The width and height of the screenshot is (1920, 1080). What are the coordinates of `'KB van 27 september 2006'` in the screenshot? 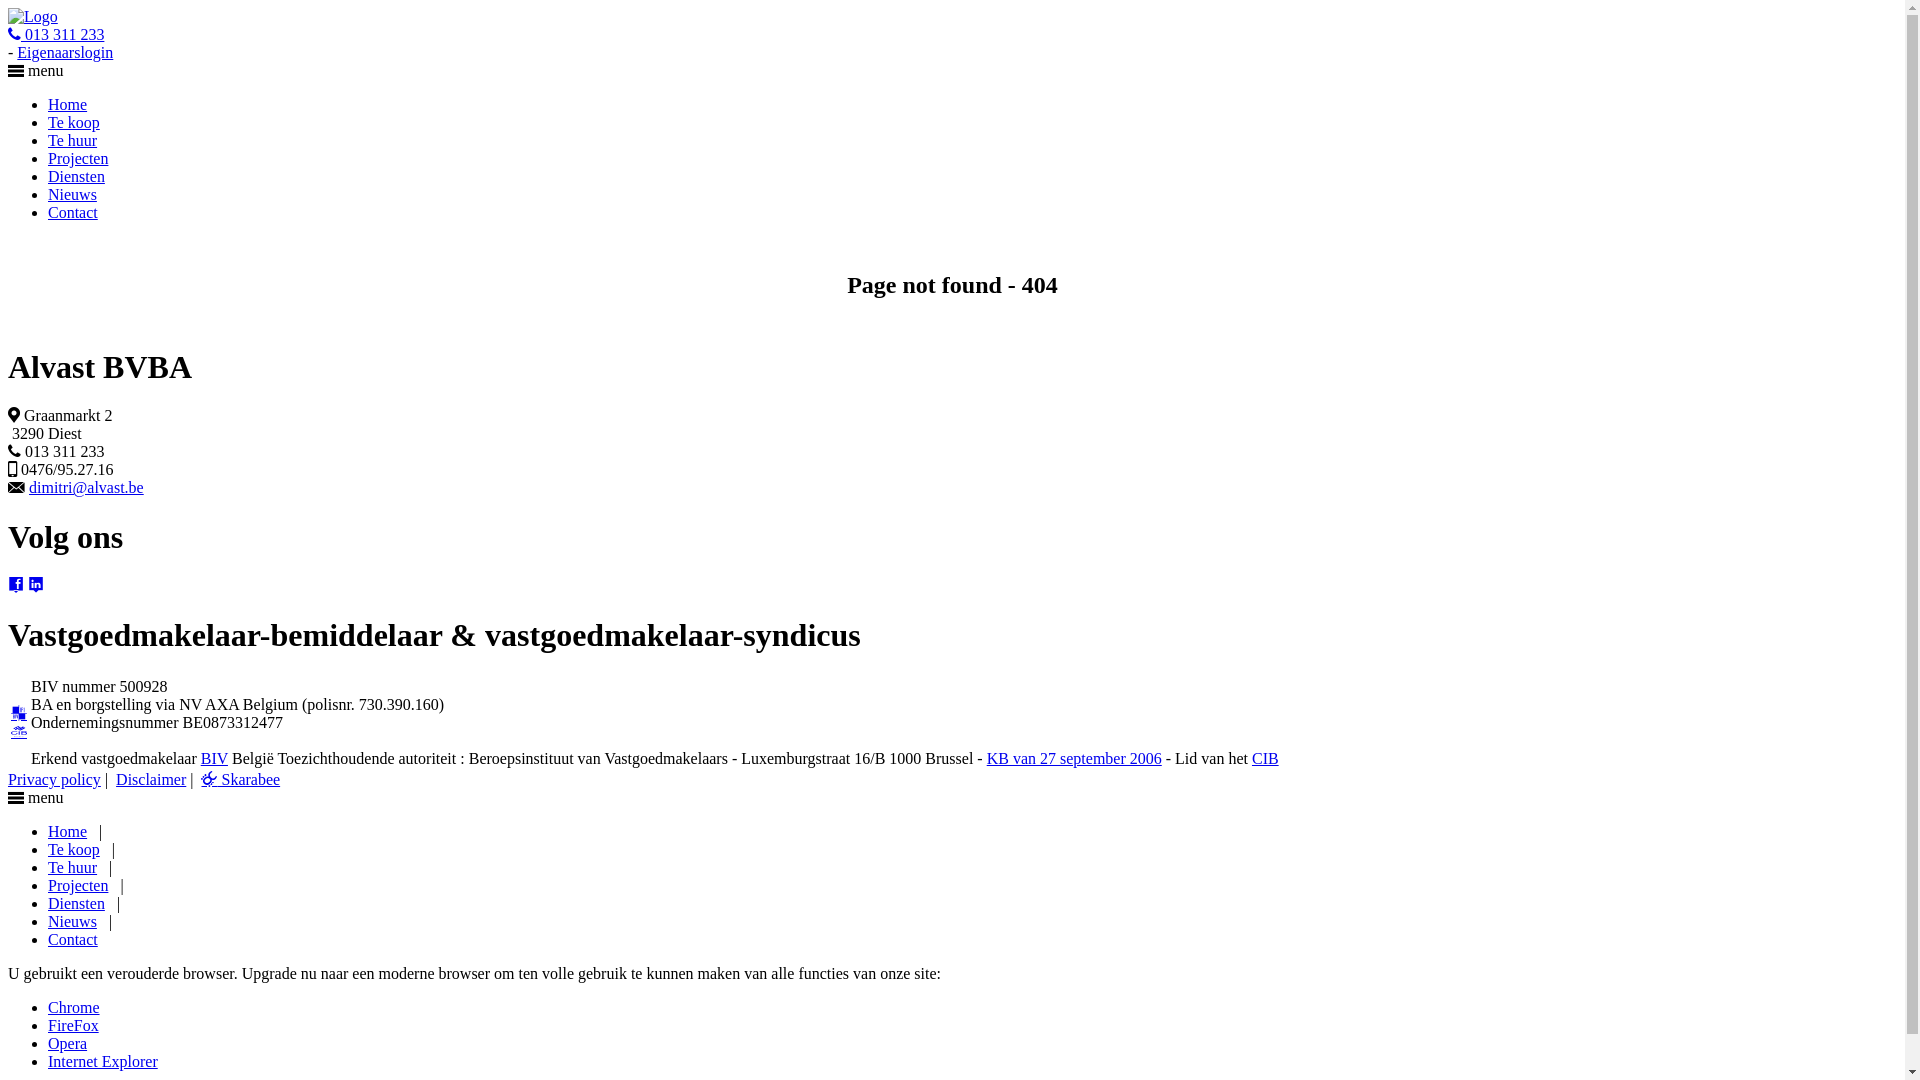 It's located at (1073, 758).